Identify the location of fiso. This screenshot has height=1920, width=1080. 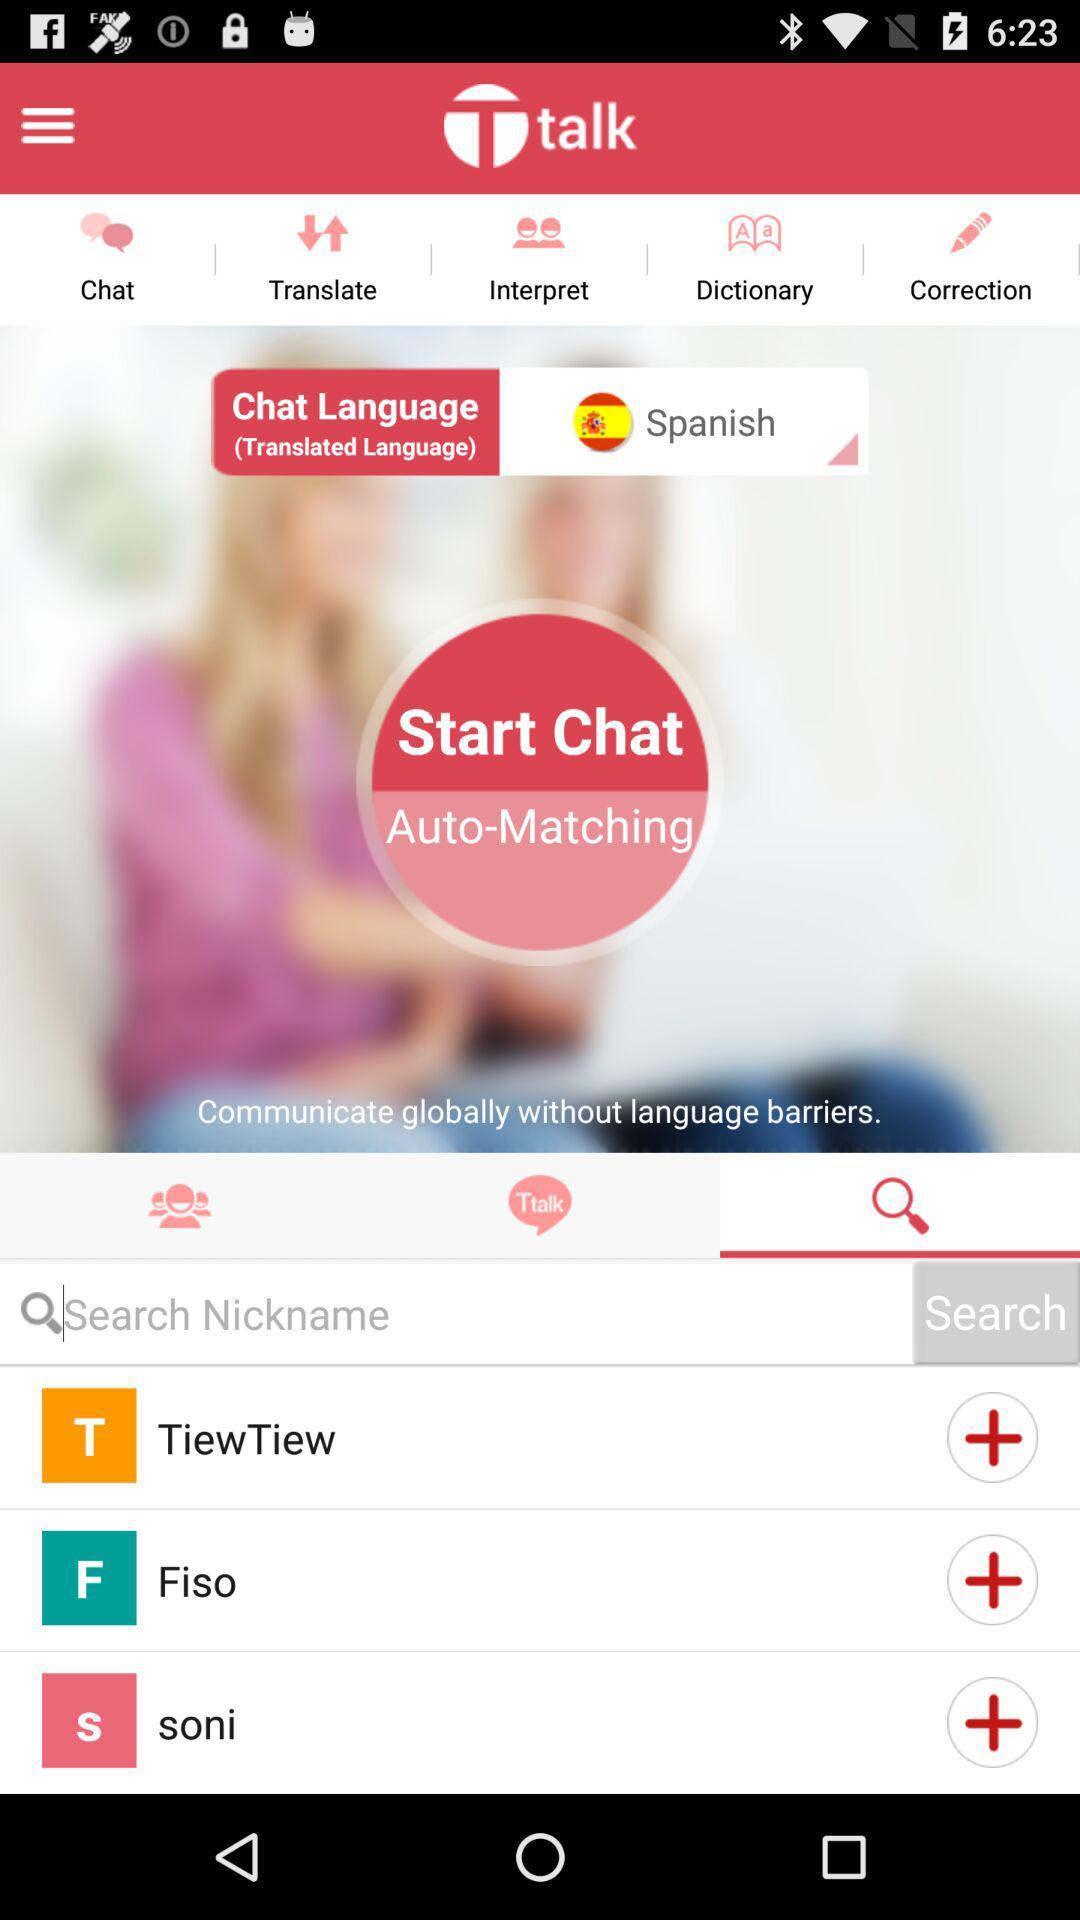
(992, 1578).